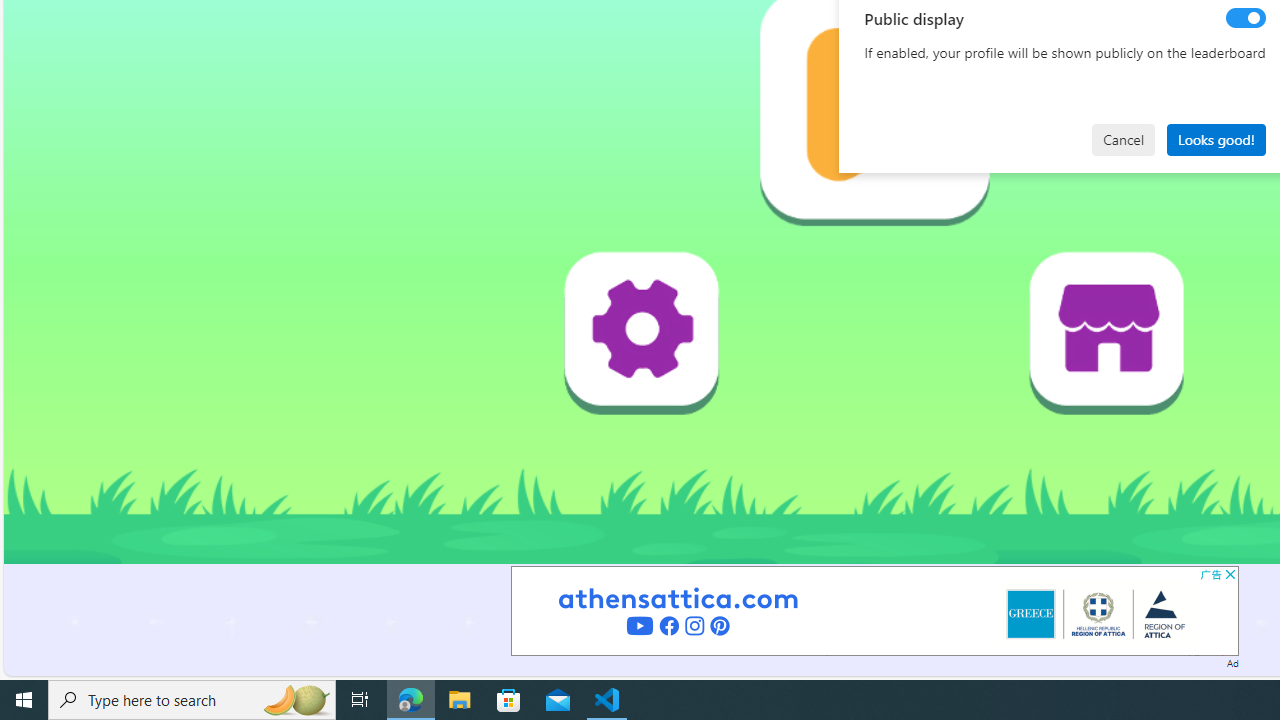 The image size is (1280, 720). What do you see at coordinates (509, 698) in the screenshot?
I see `'Microsoft Store'` at bounding box center [509, 698].